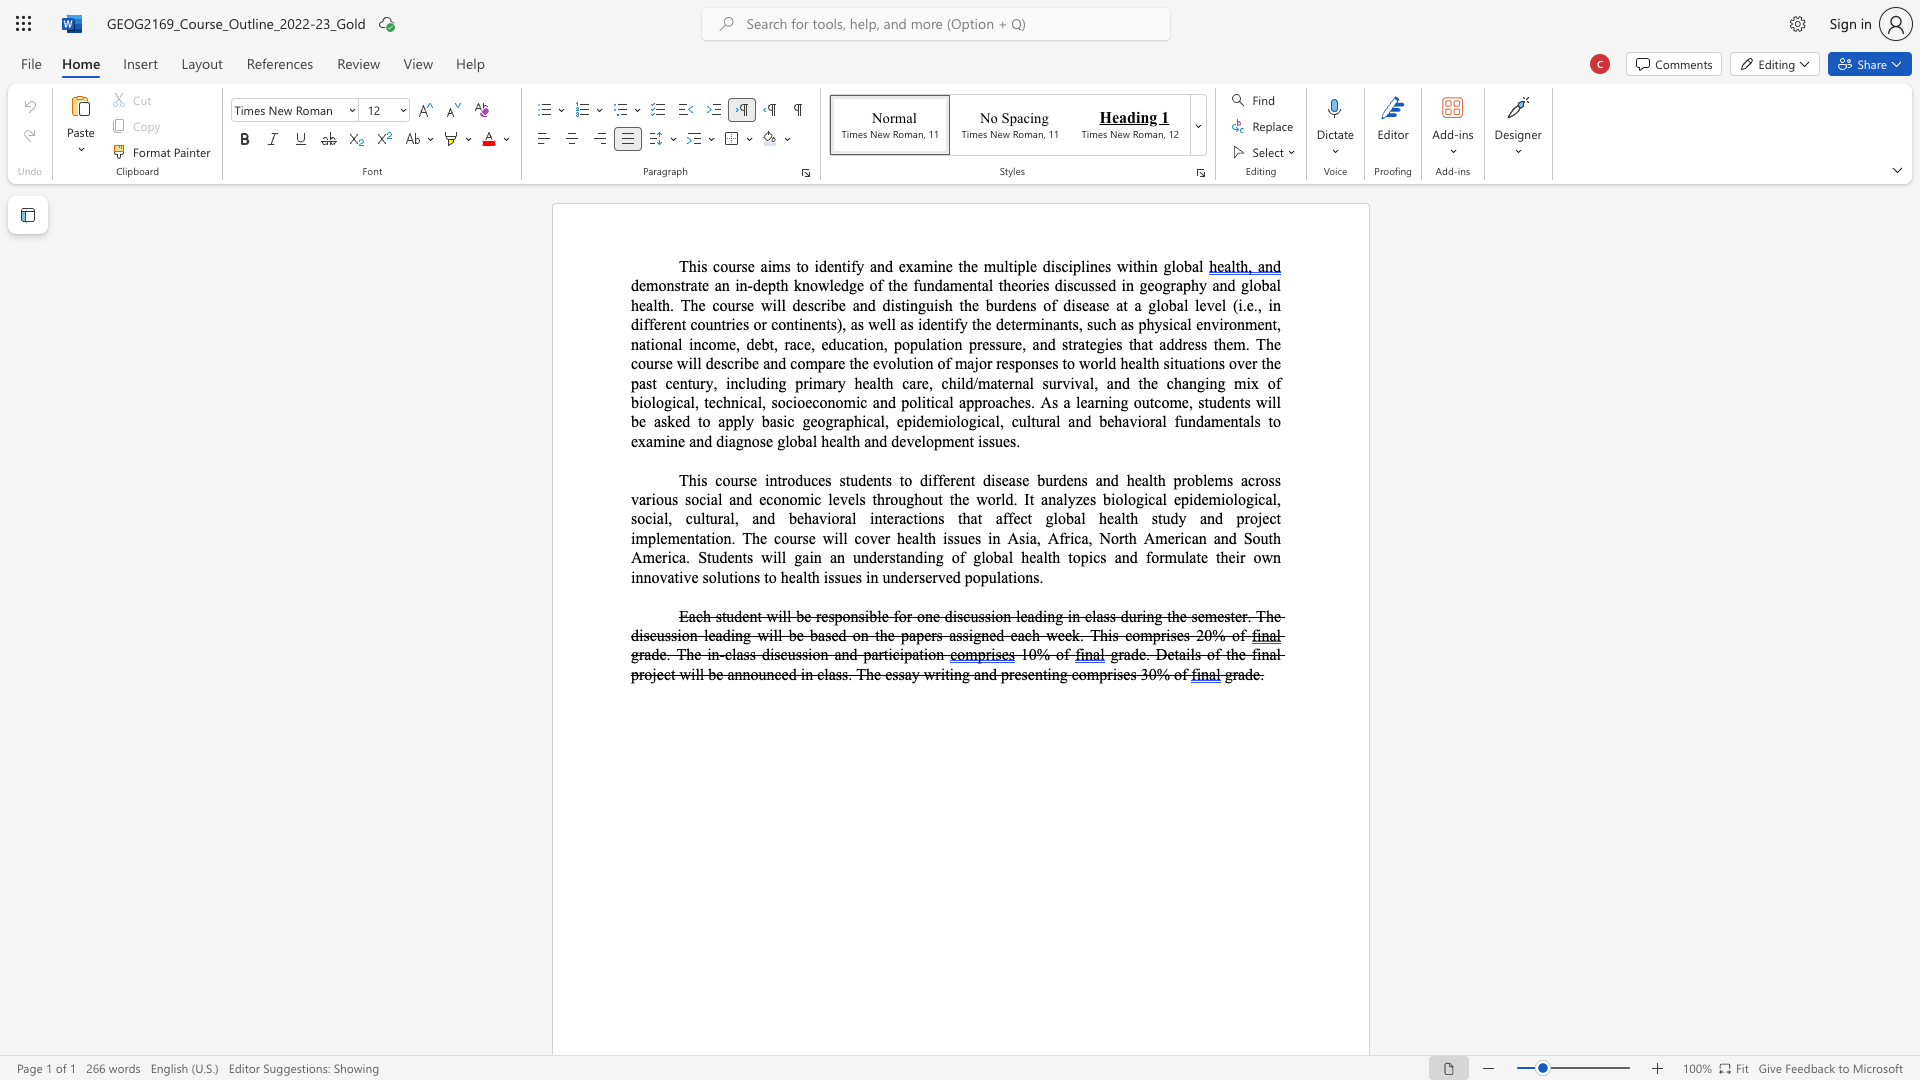  What do you see at coordinates (815, 402) in the screenshot?
I see `the 2th character "c" in the text` at bounding box center [815, 402].